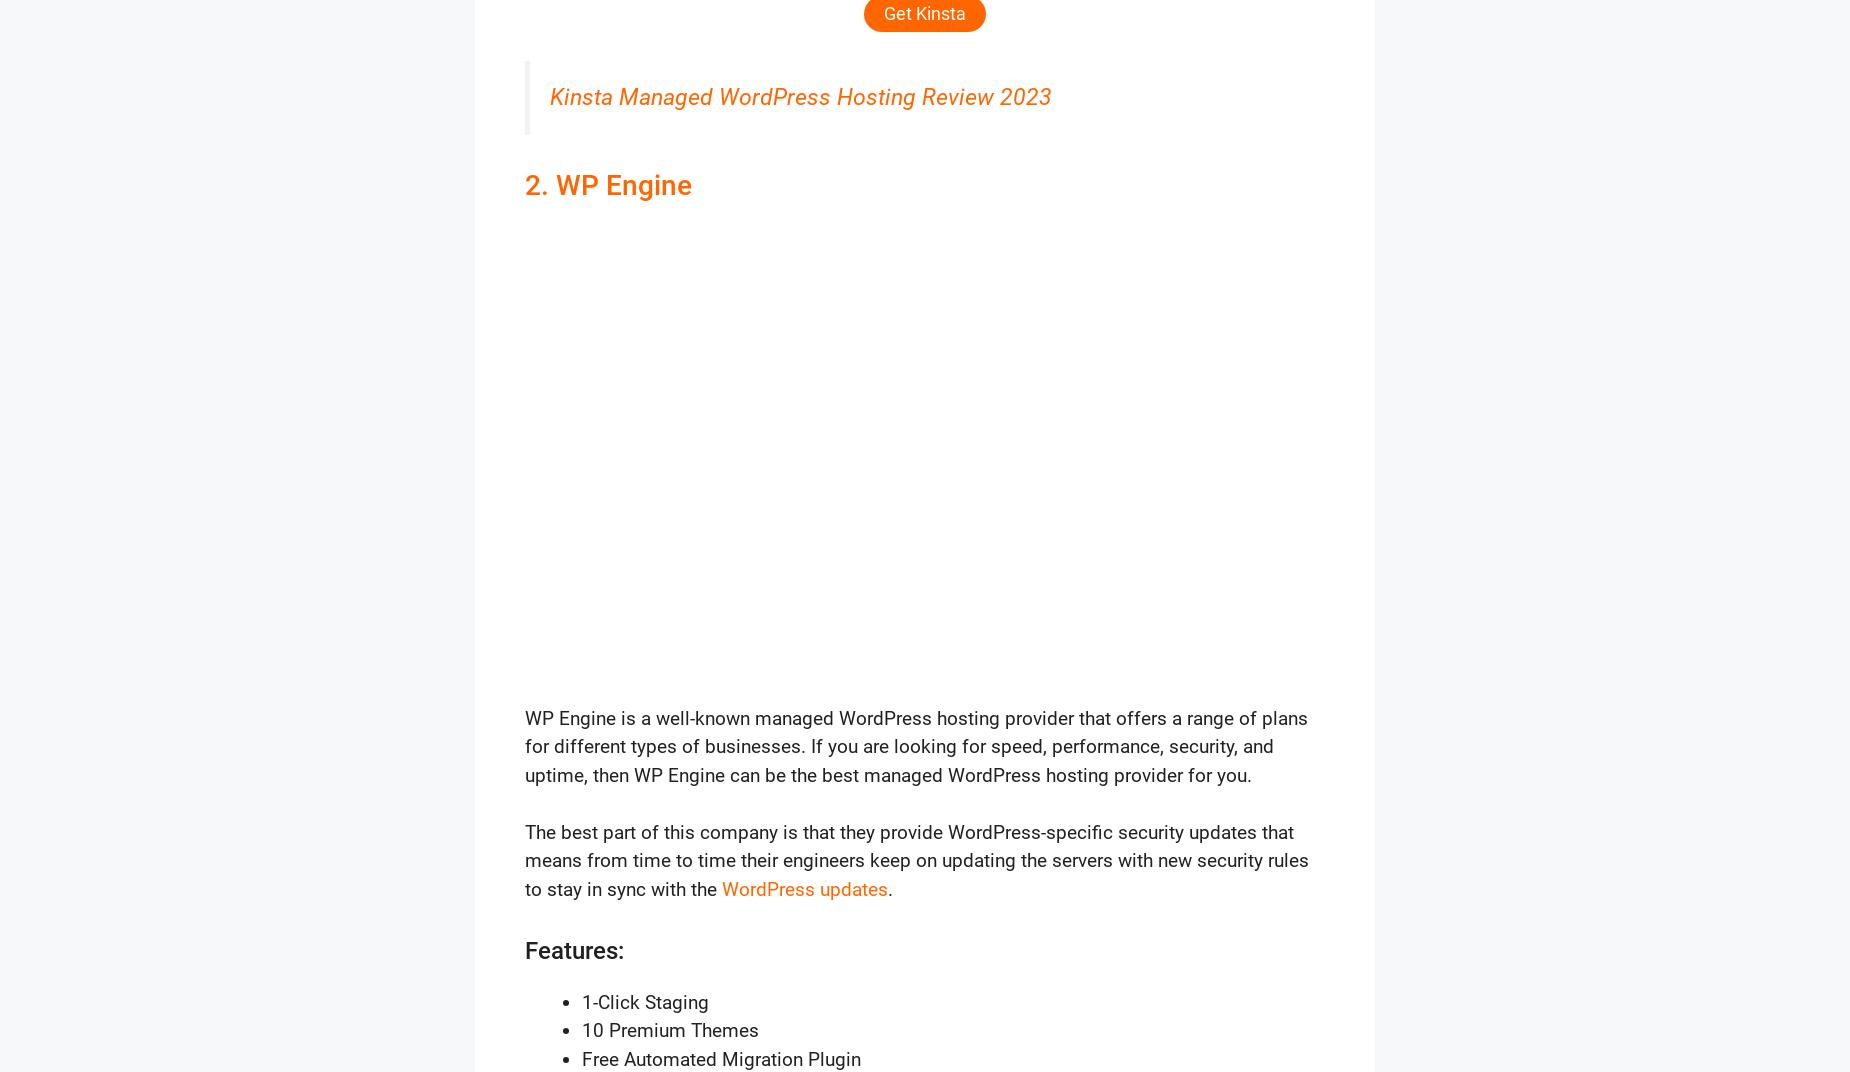 Image resolution: width=1850 pixels, height=1072 pixels. What do you see at coordinates (916, 746) in the screenshot?
I see `'WP Engine is a well-known managed WordPress hosting provider that offers a range of plans for different types of businesses. If you are looking for speed, performance, security, and uptime, then WP Engine can be the best managed WordPress hosting provider for you.'` at bounding box center [916, 746].